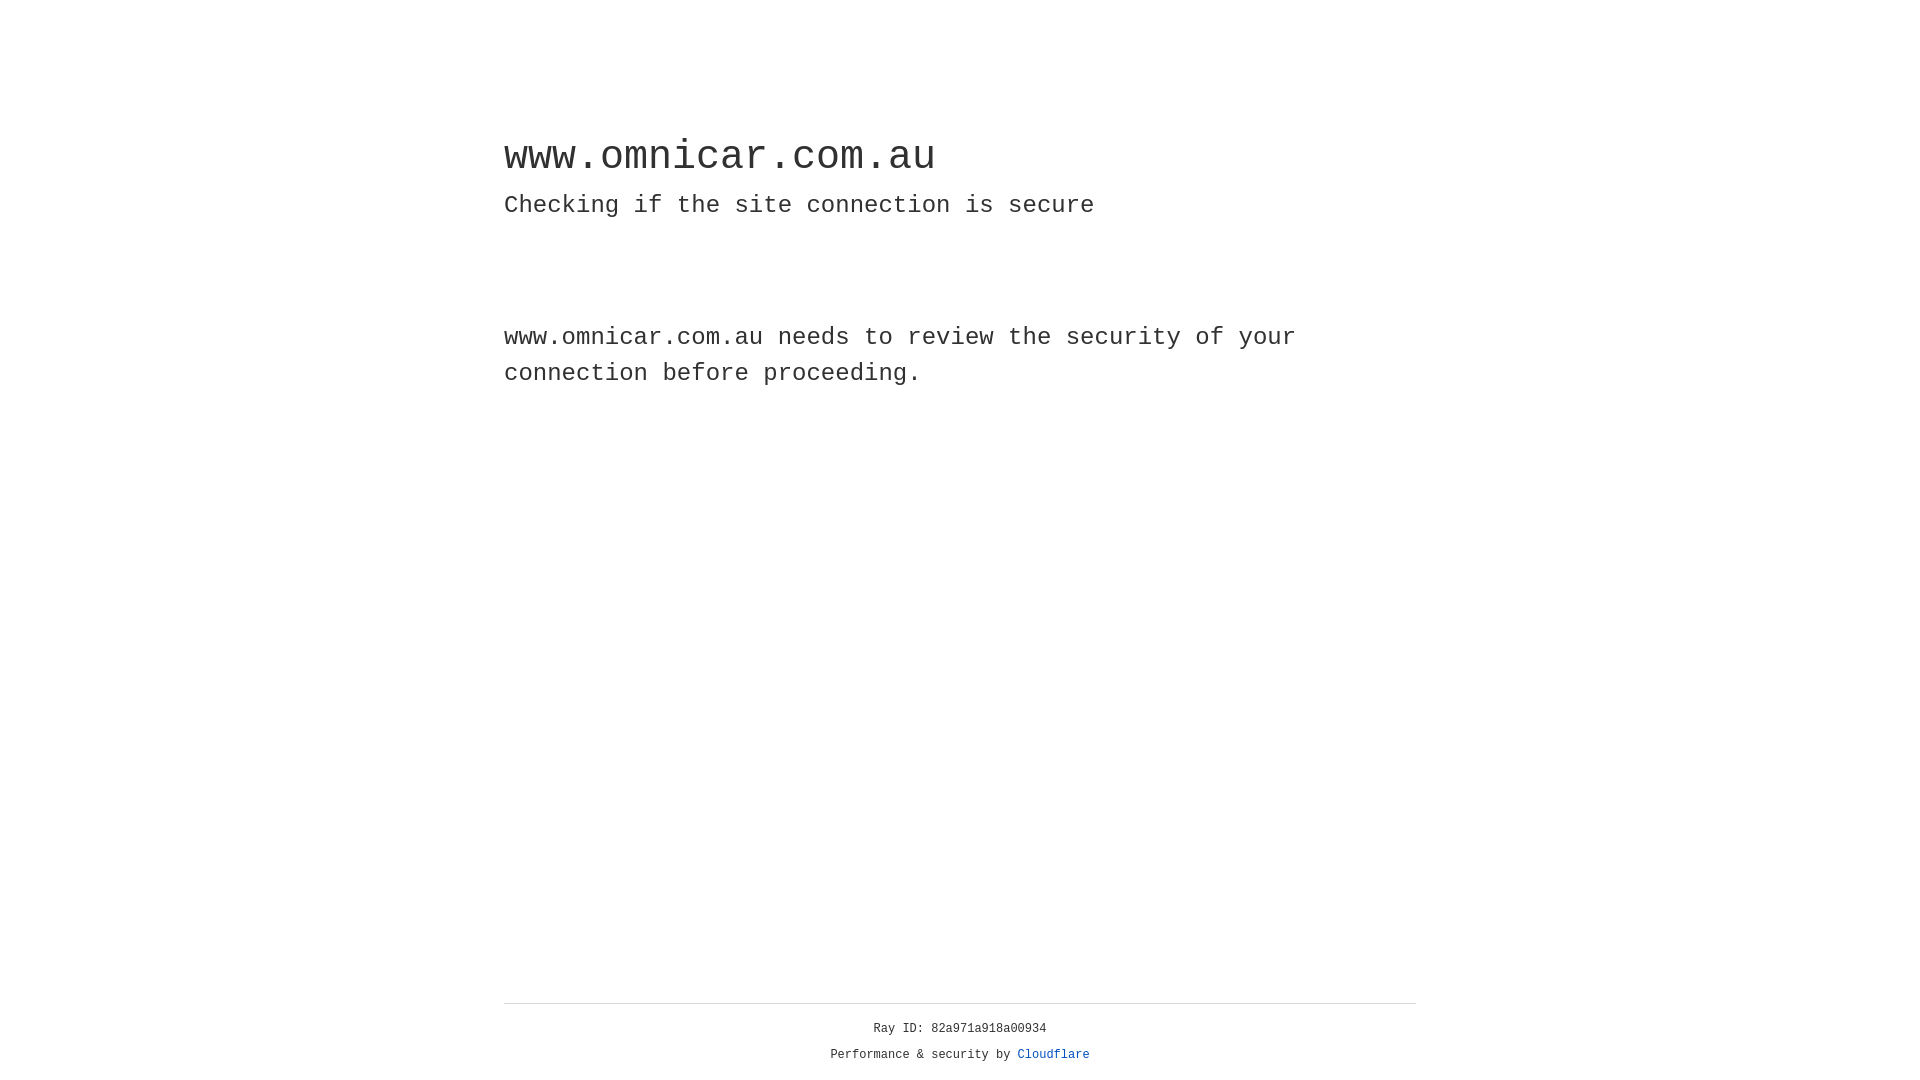 Image resolution: width=1920 pixels, height=1080 pixels. Describe the element at coordinates (1053, 1054) in the screenshot. I see `'Cloudflare'` at that location.